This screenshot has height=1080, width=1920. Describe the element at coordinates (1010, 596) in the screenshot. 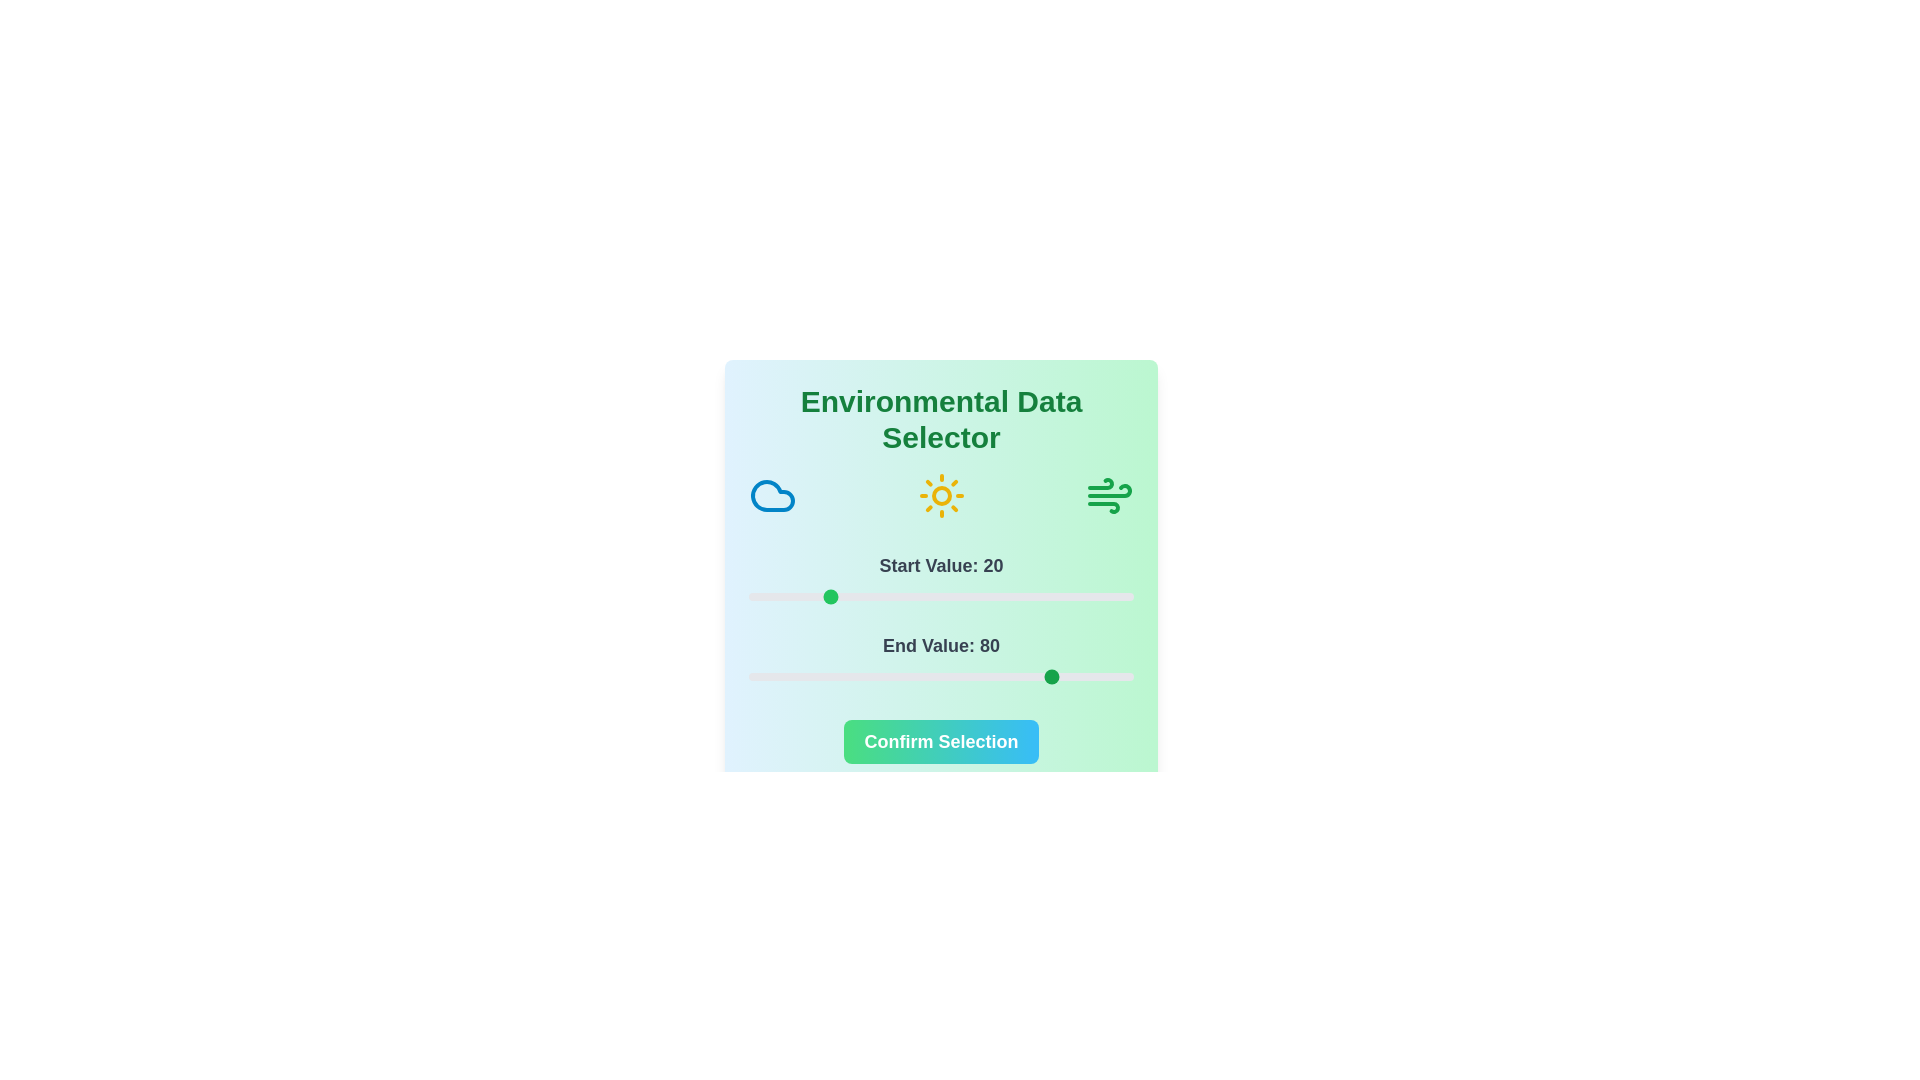

I see `the start value on the slider` at that location.